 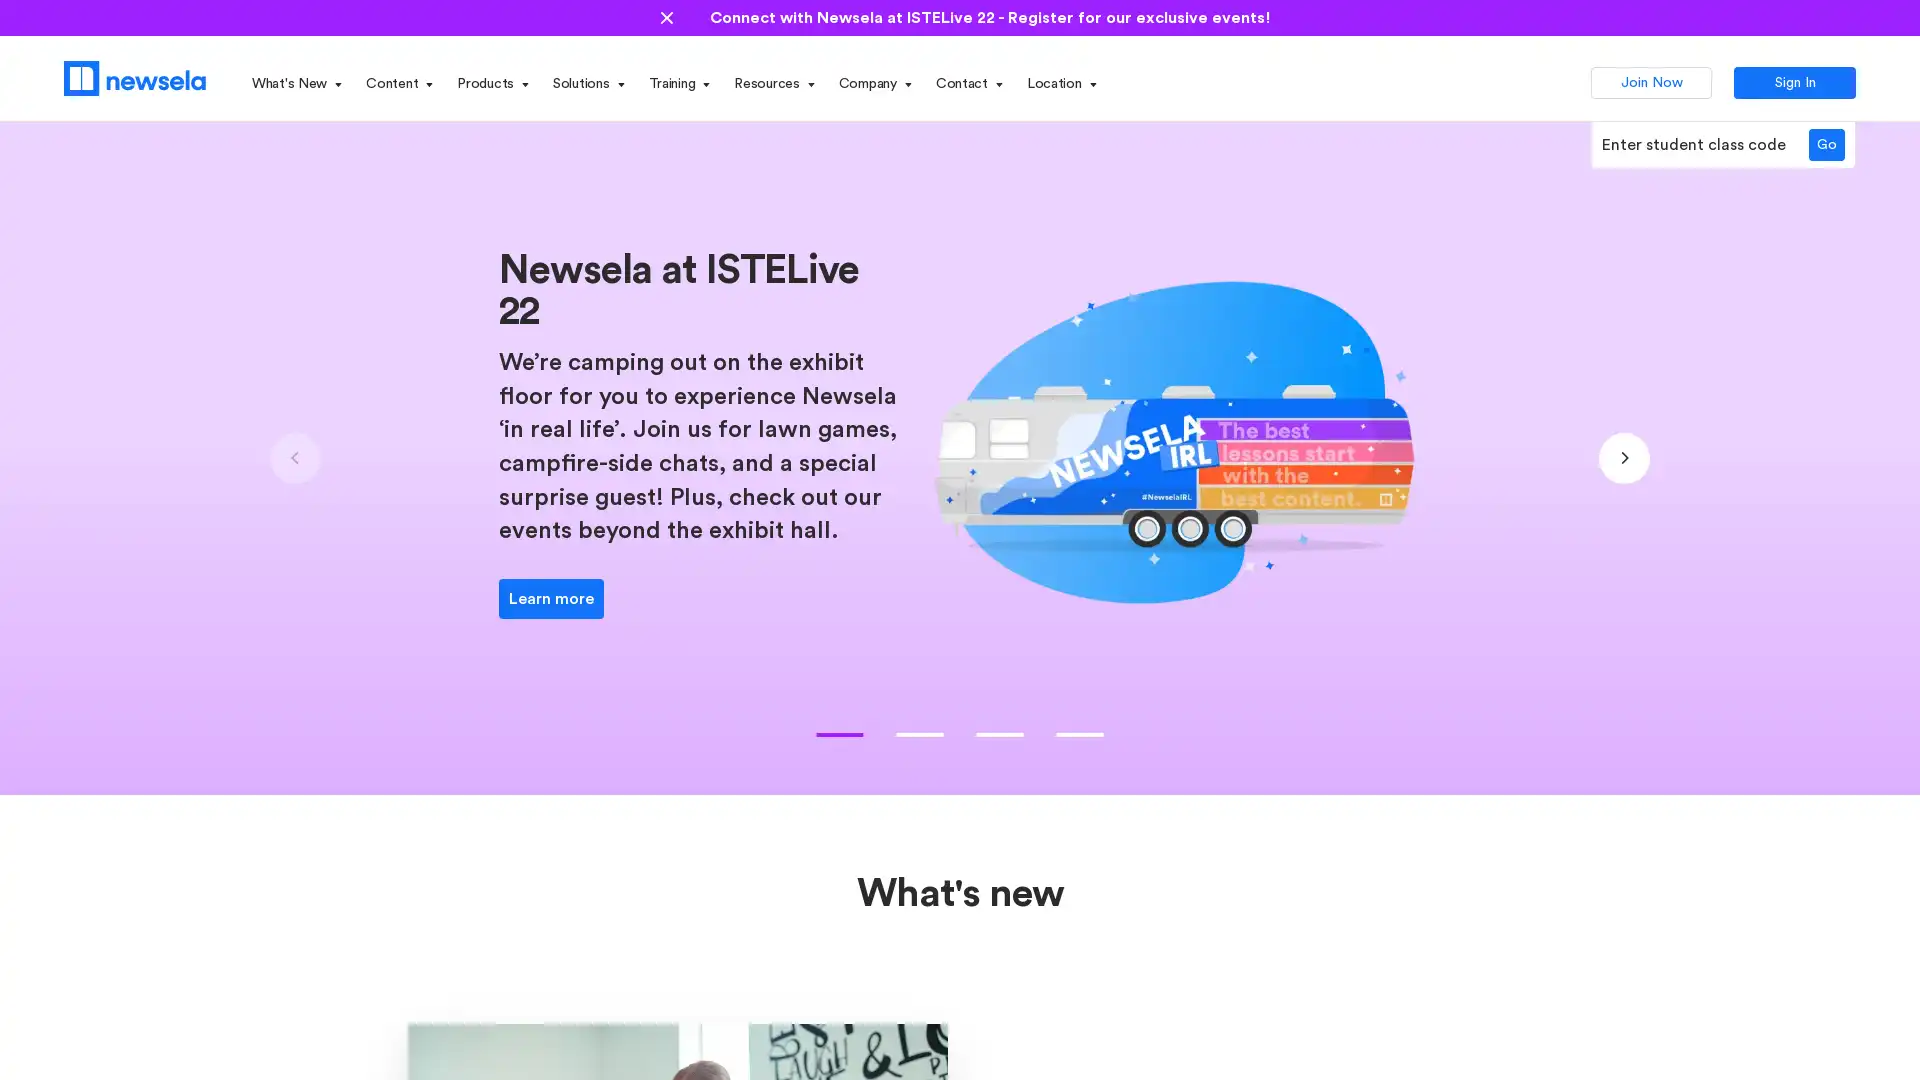 I want to click on Open What's New dropdown, so click(x=340, y=82).